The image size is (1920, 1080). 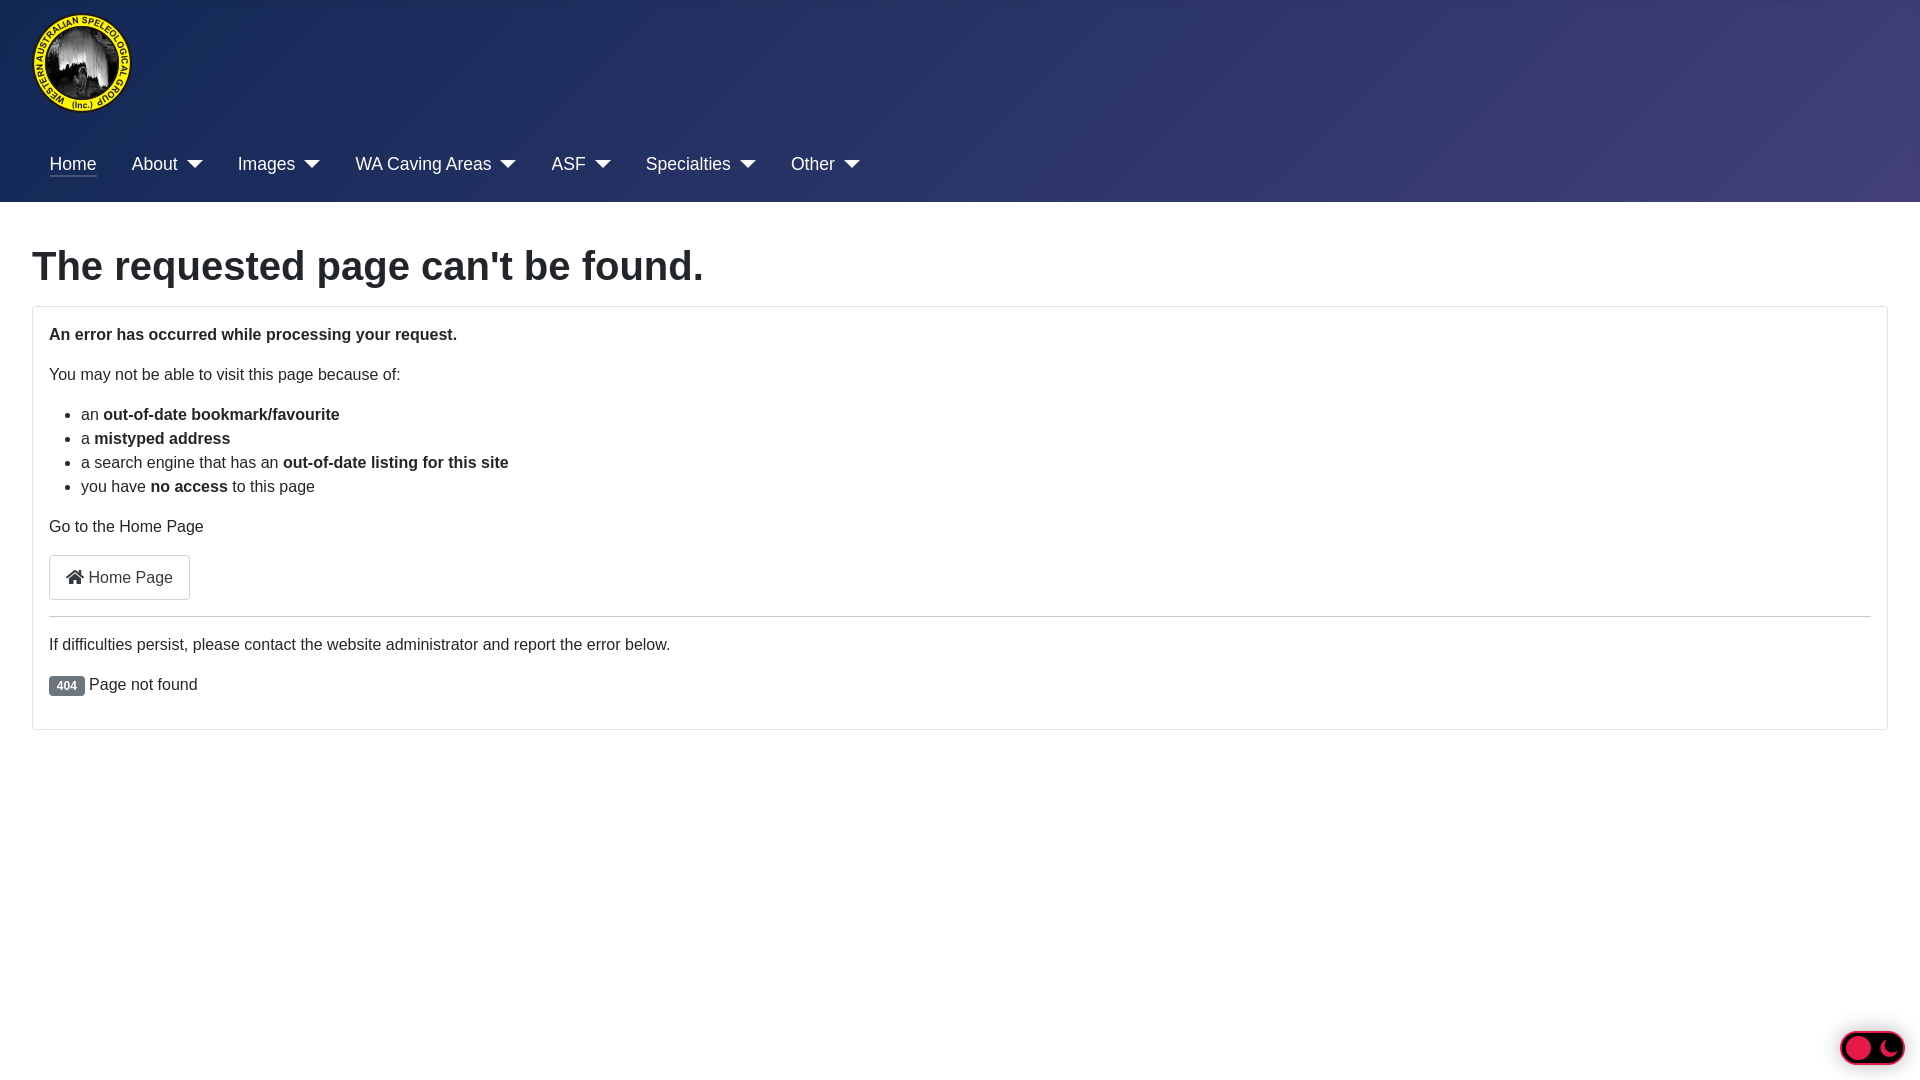 What do you see at coordinates (825, 163) in the screenshot?
I see `'Other'` at bounding box center [825, 163].